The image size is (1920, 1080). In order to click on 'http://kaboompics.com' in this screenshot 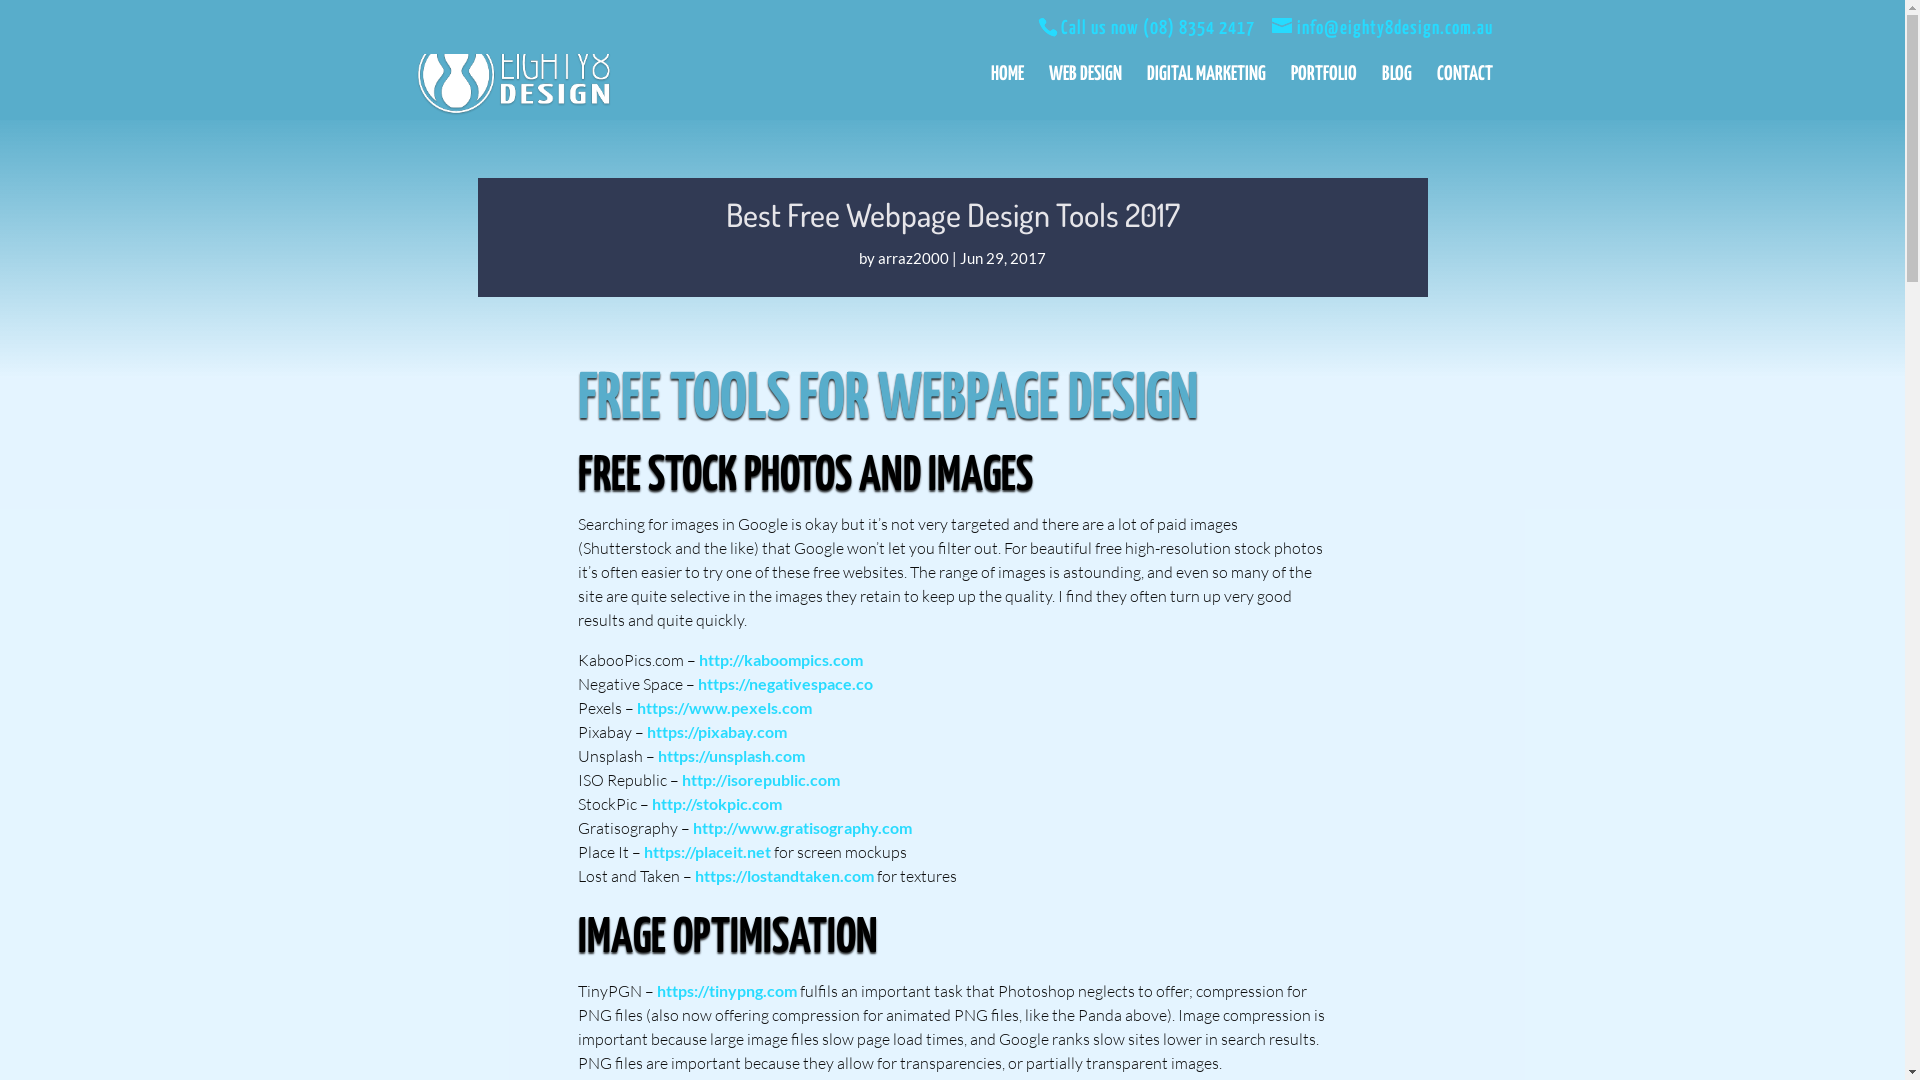, I will do `click(778, 659)`.